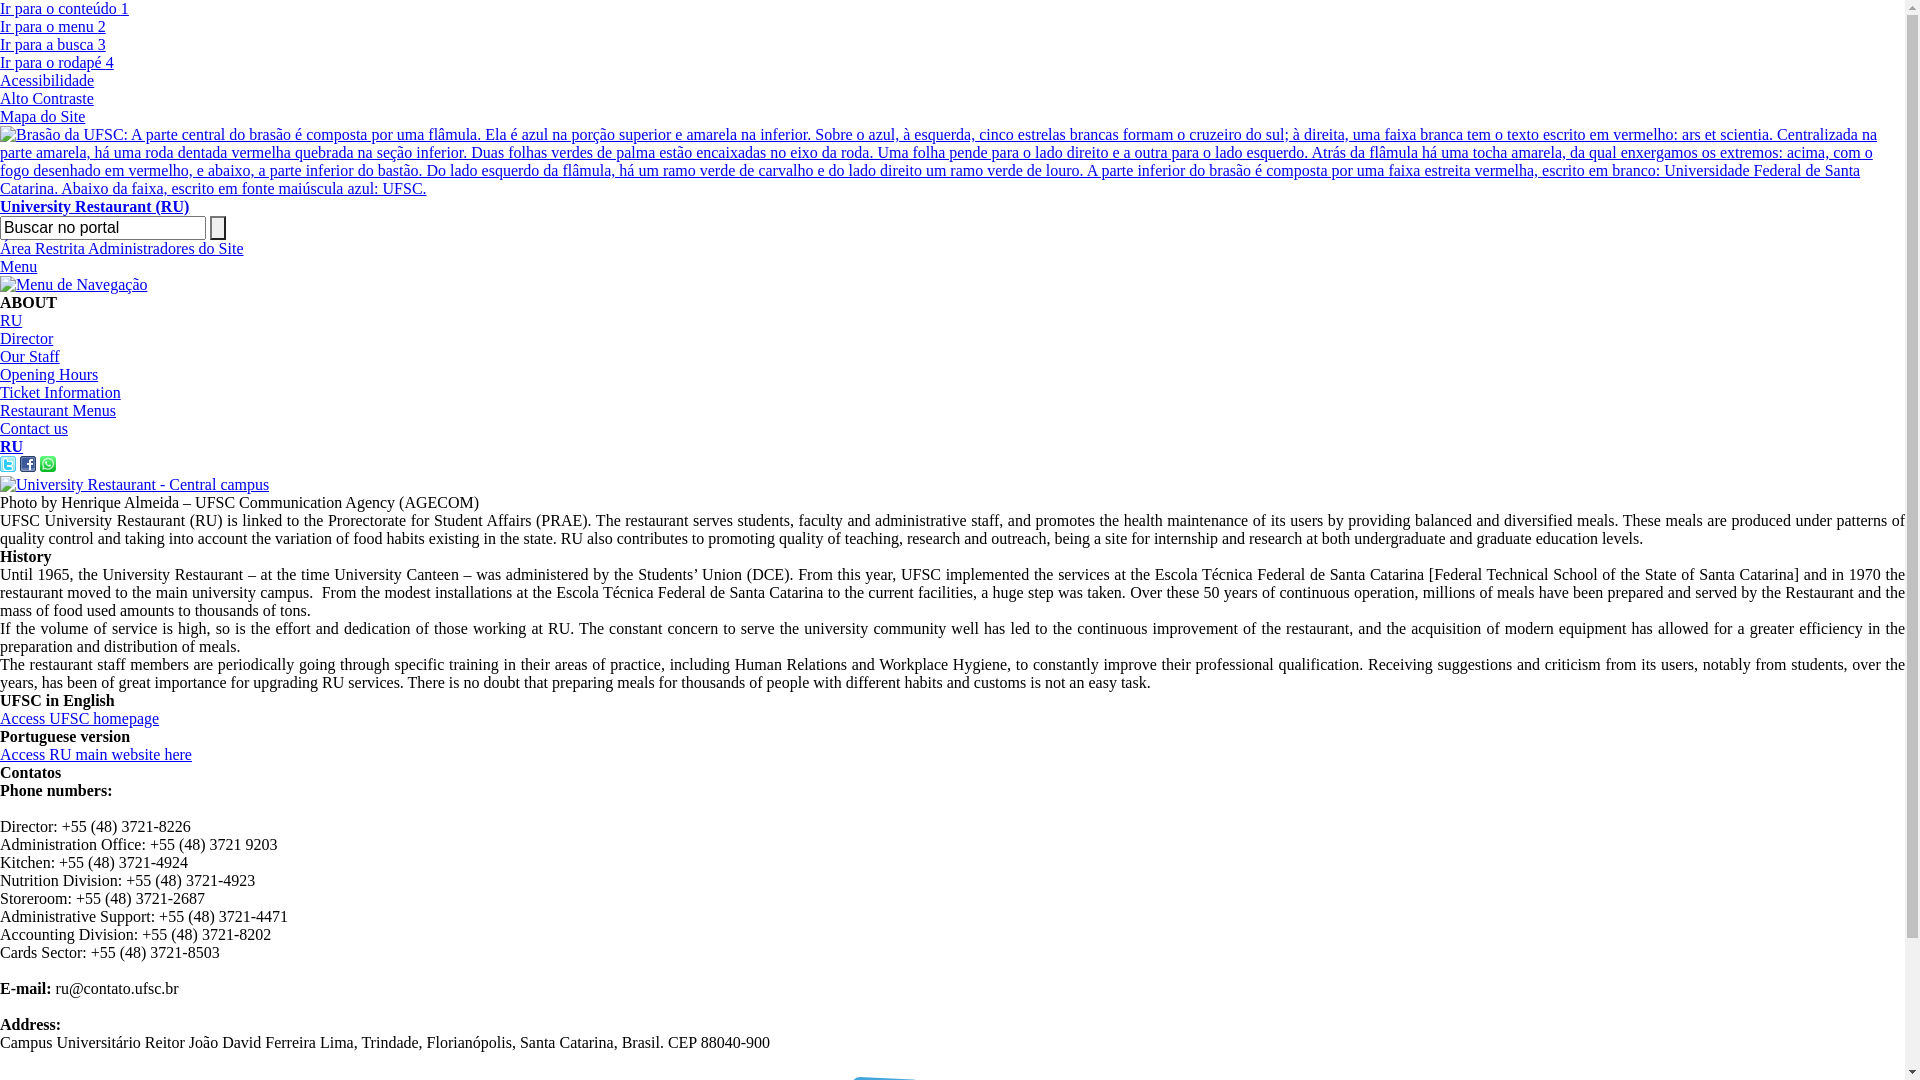 The width and height of the screenshot is (1920, 1080). Describe the element at coordinates (10, 319) in the screenshot. I see `'RU'` at that location.